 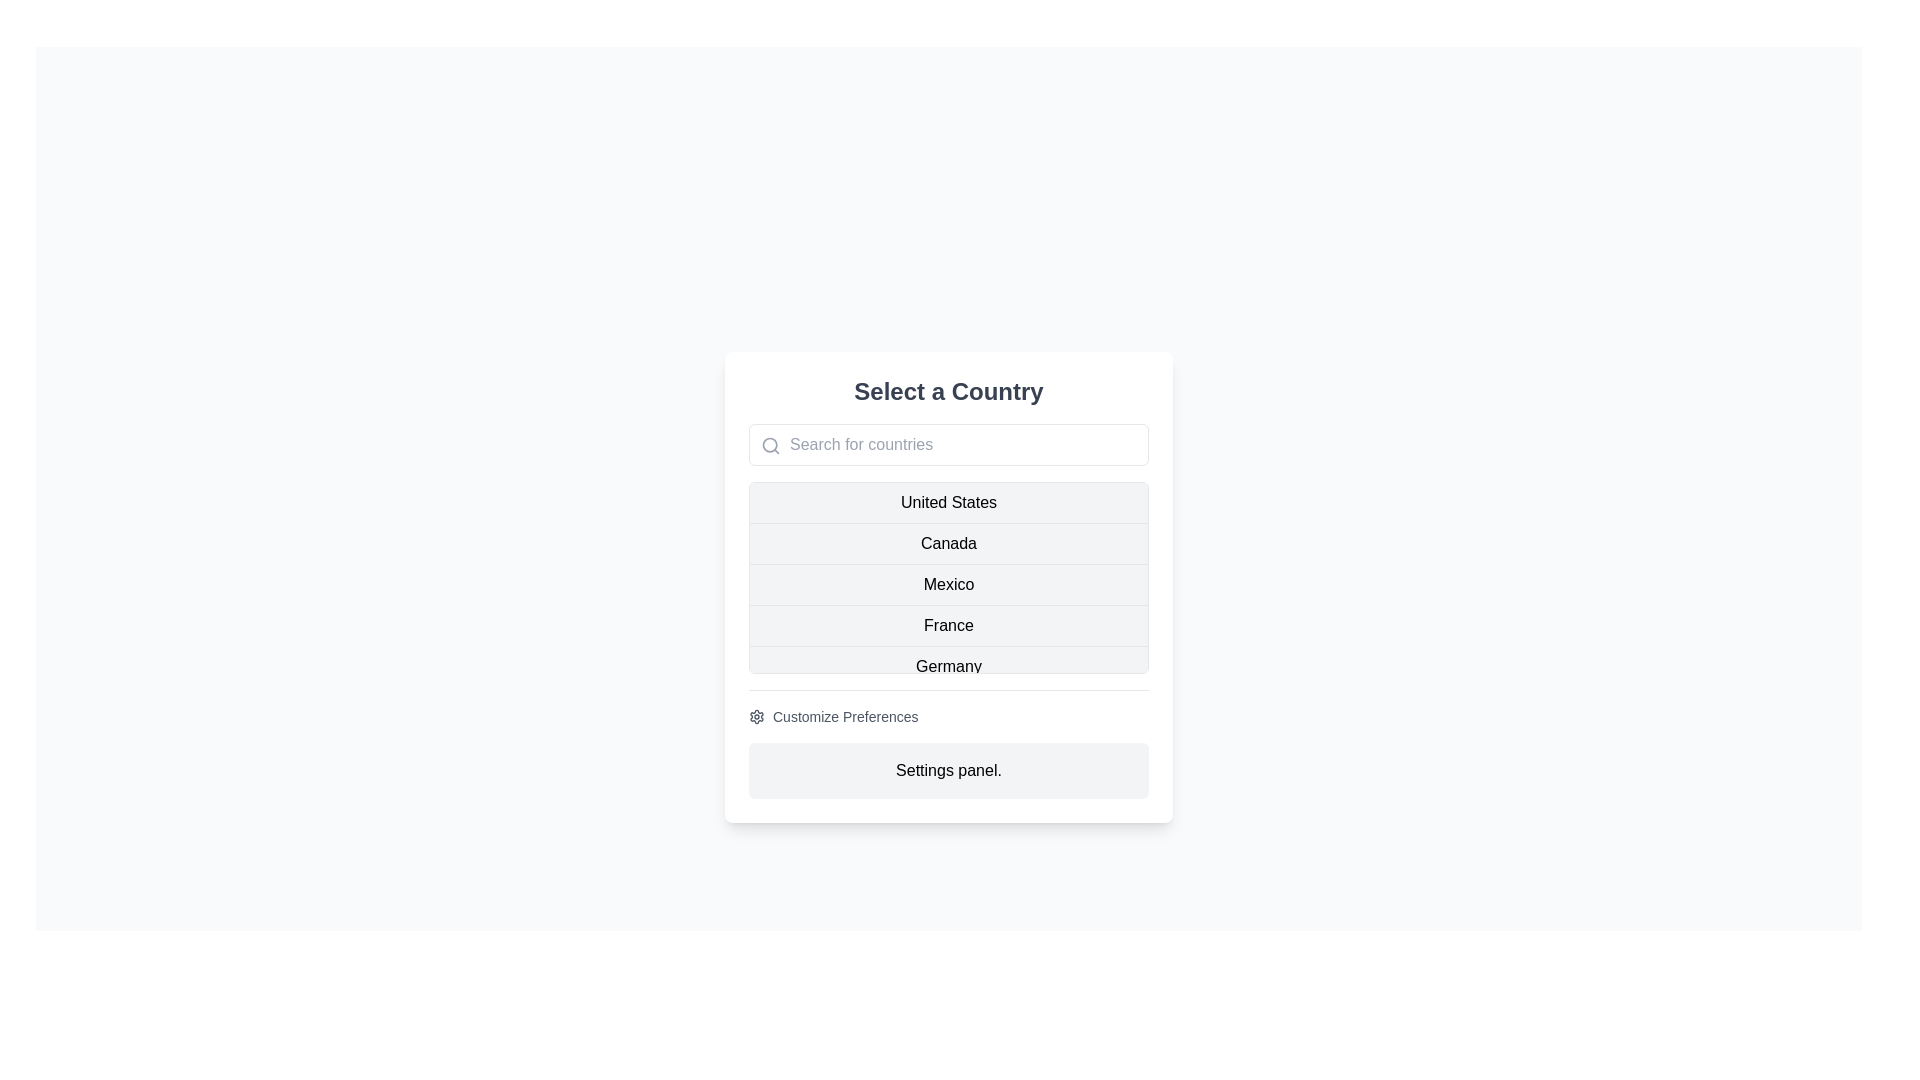 I want to click on the text label element with the text 'Settings panel' that has a light gray background and is centered underneath 'Customize Preferences', so click(x=948, y=769).